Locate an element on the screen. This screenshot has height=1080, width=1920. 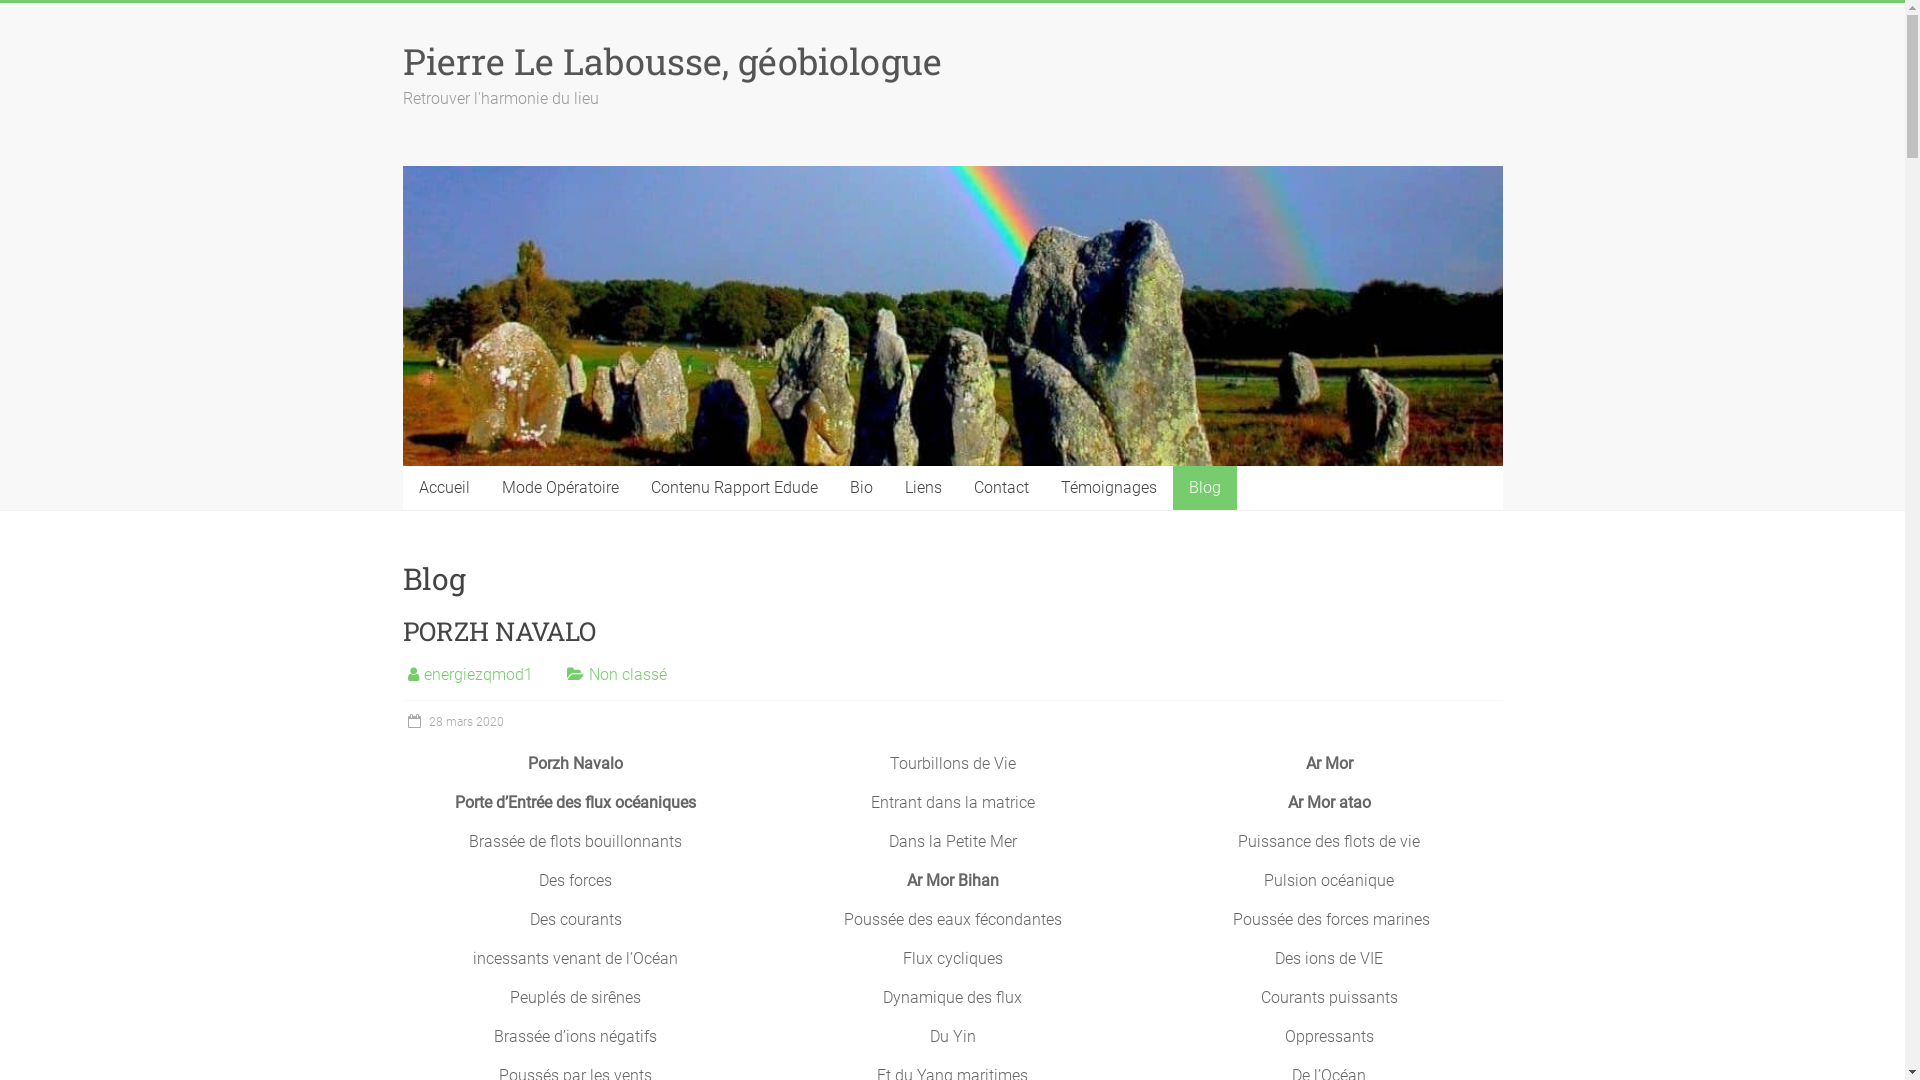
'Blog' is located at coordinates (1203, 488).